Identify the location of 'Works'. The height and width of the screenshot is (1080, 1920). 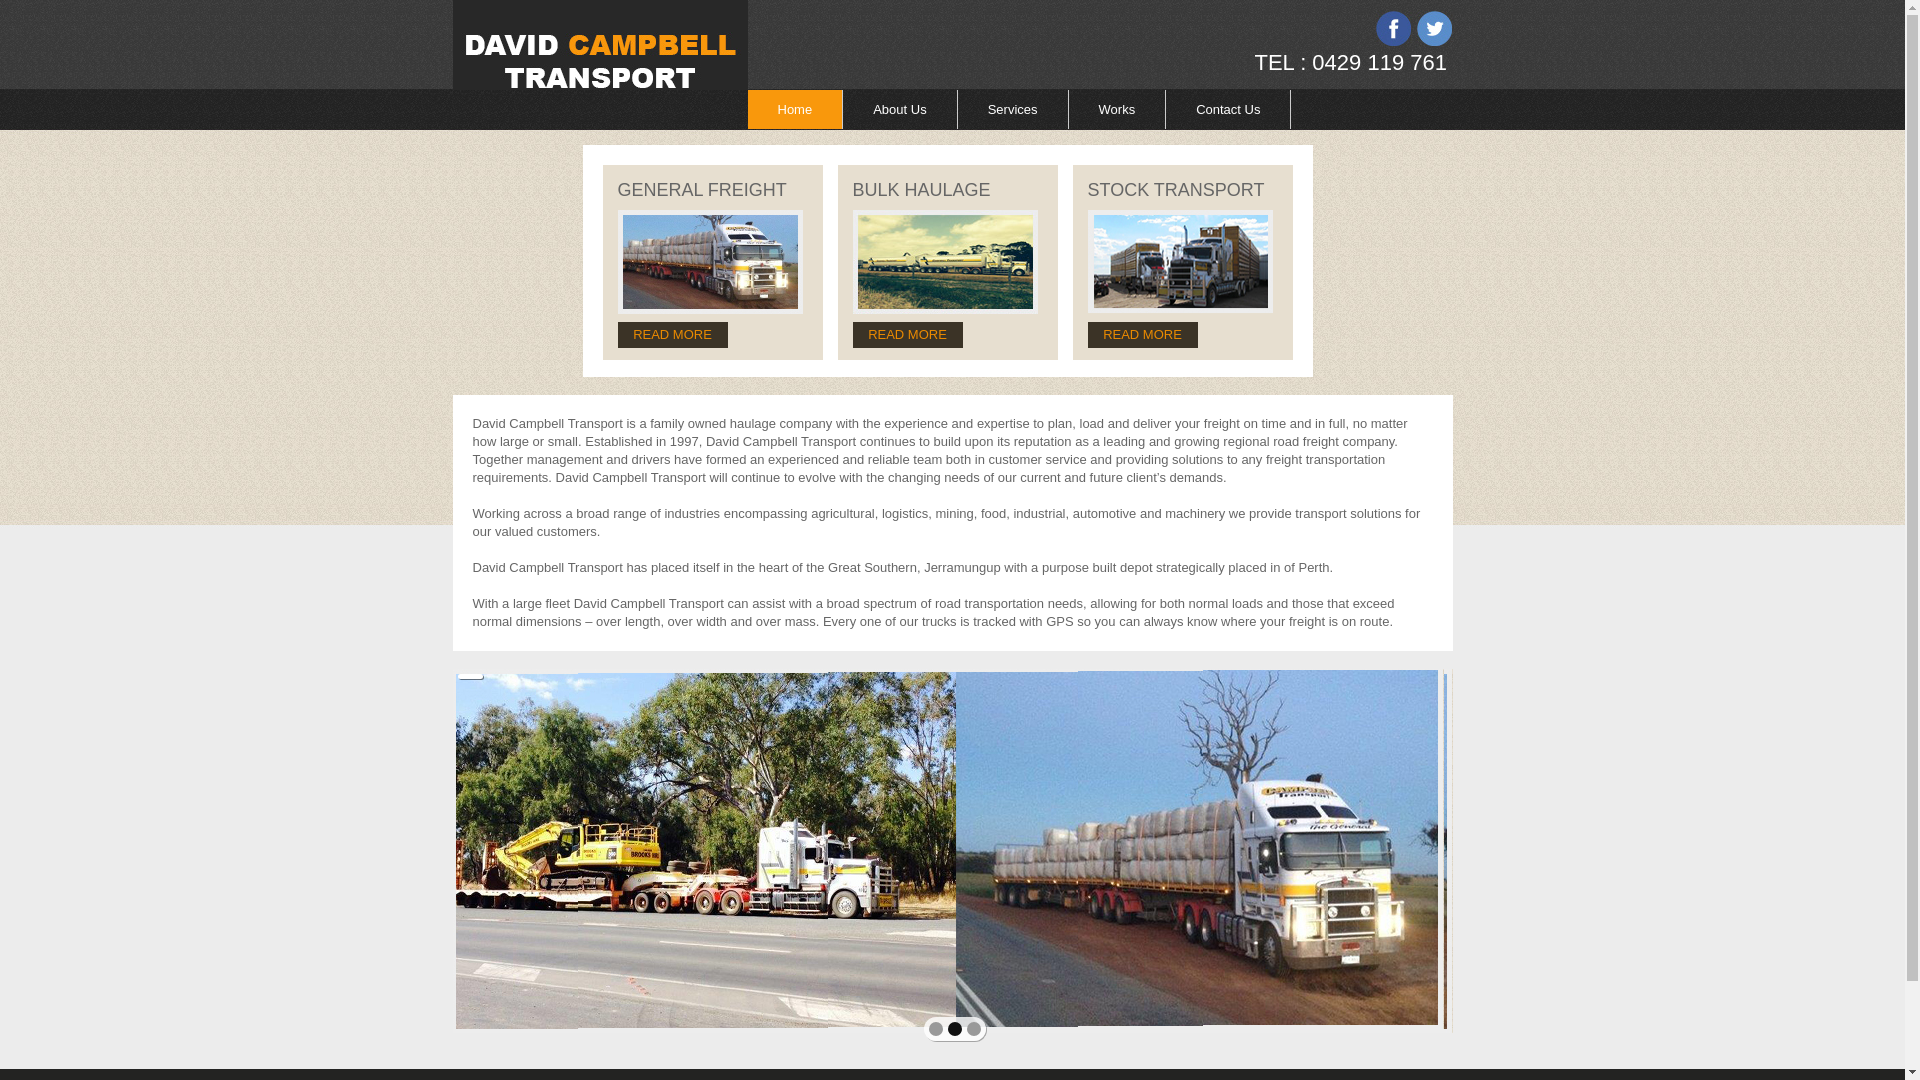
(1117, 109).